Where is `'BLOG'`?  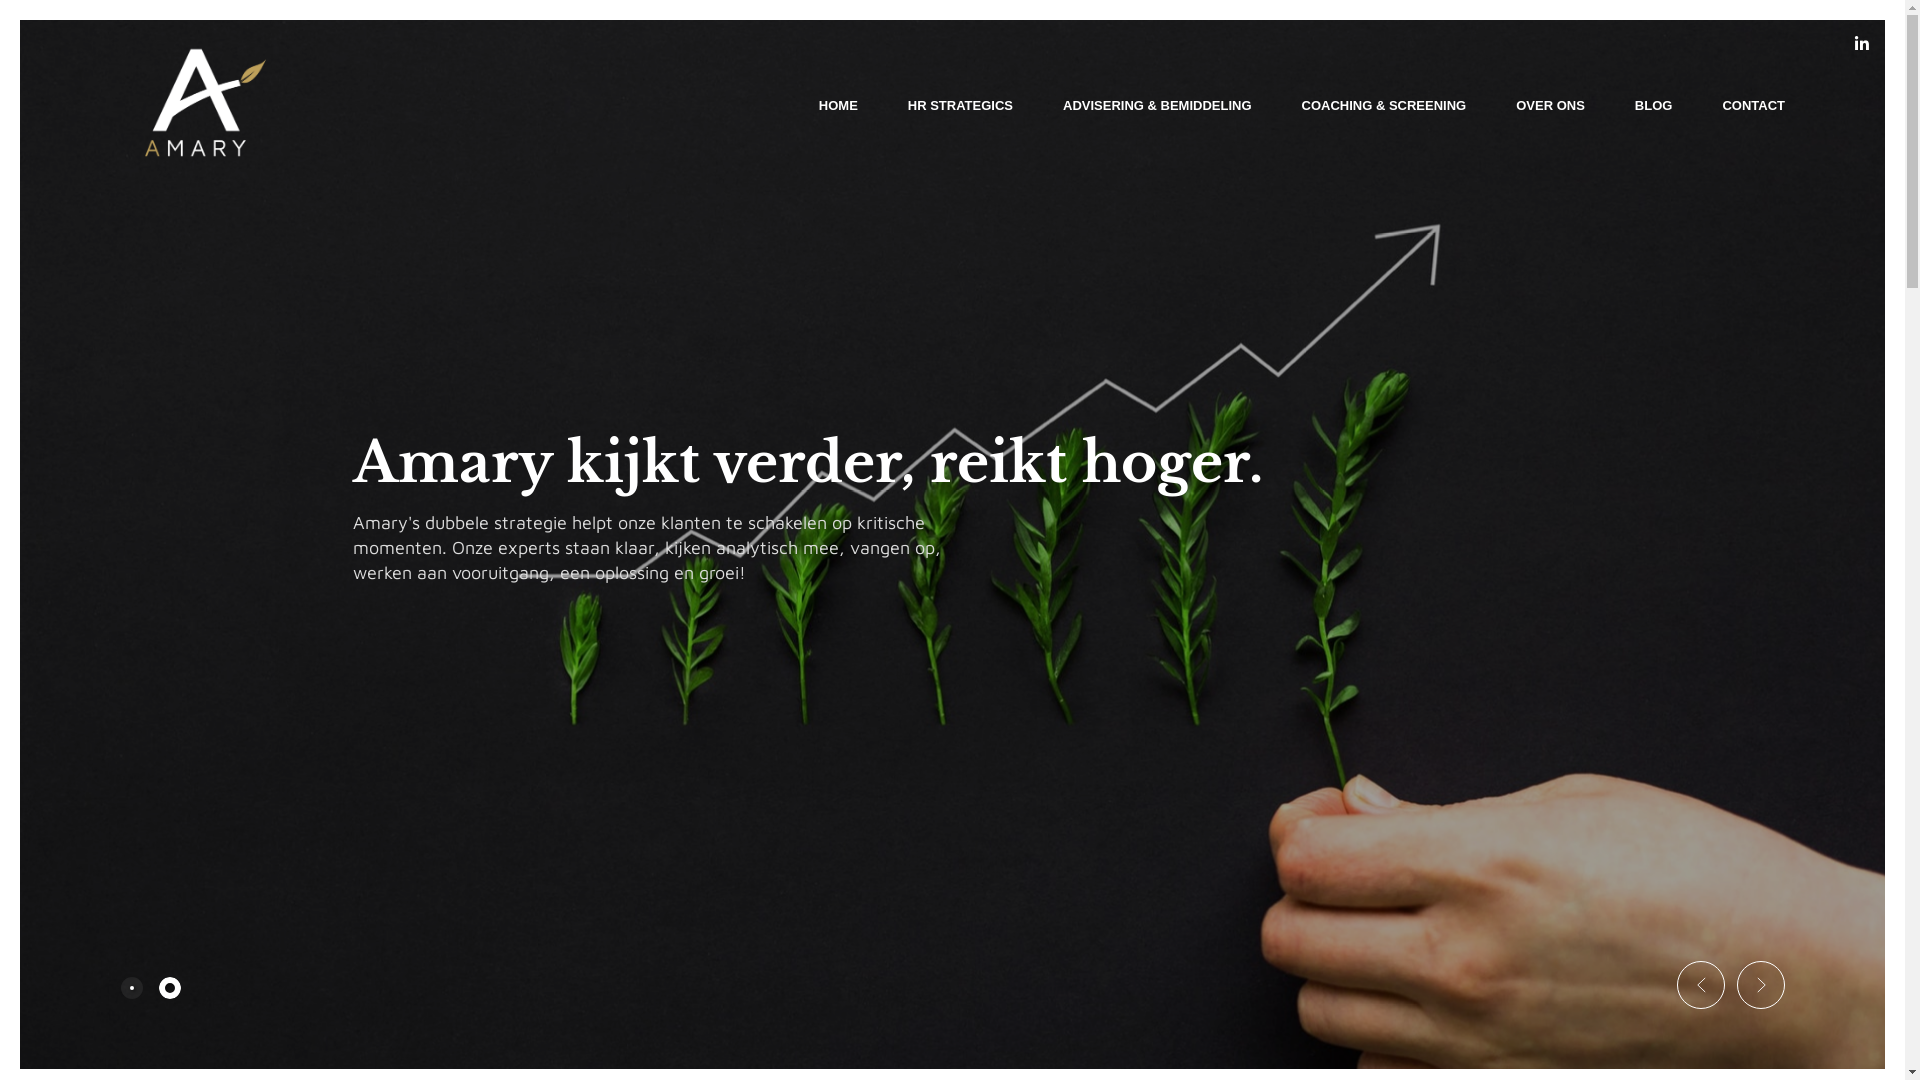 'BLOG' is located at coordinates (1654, 105).